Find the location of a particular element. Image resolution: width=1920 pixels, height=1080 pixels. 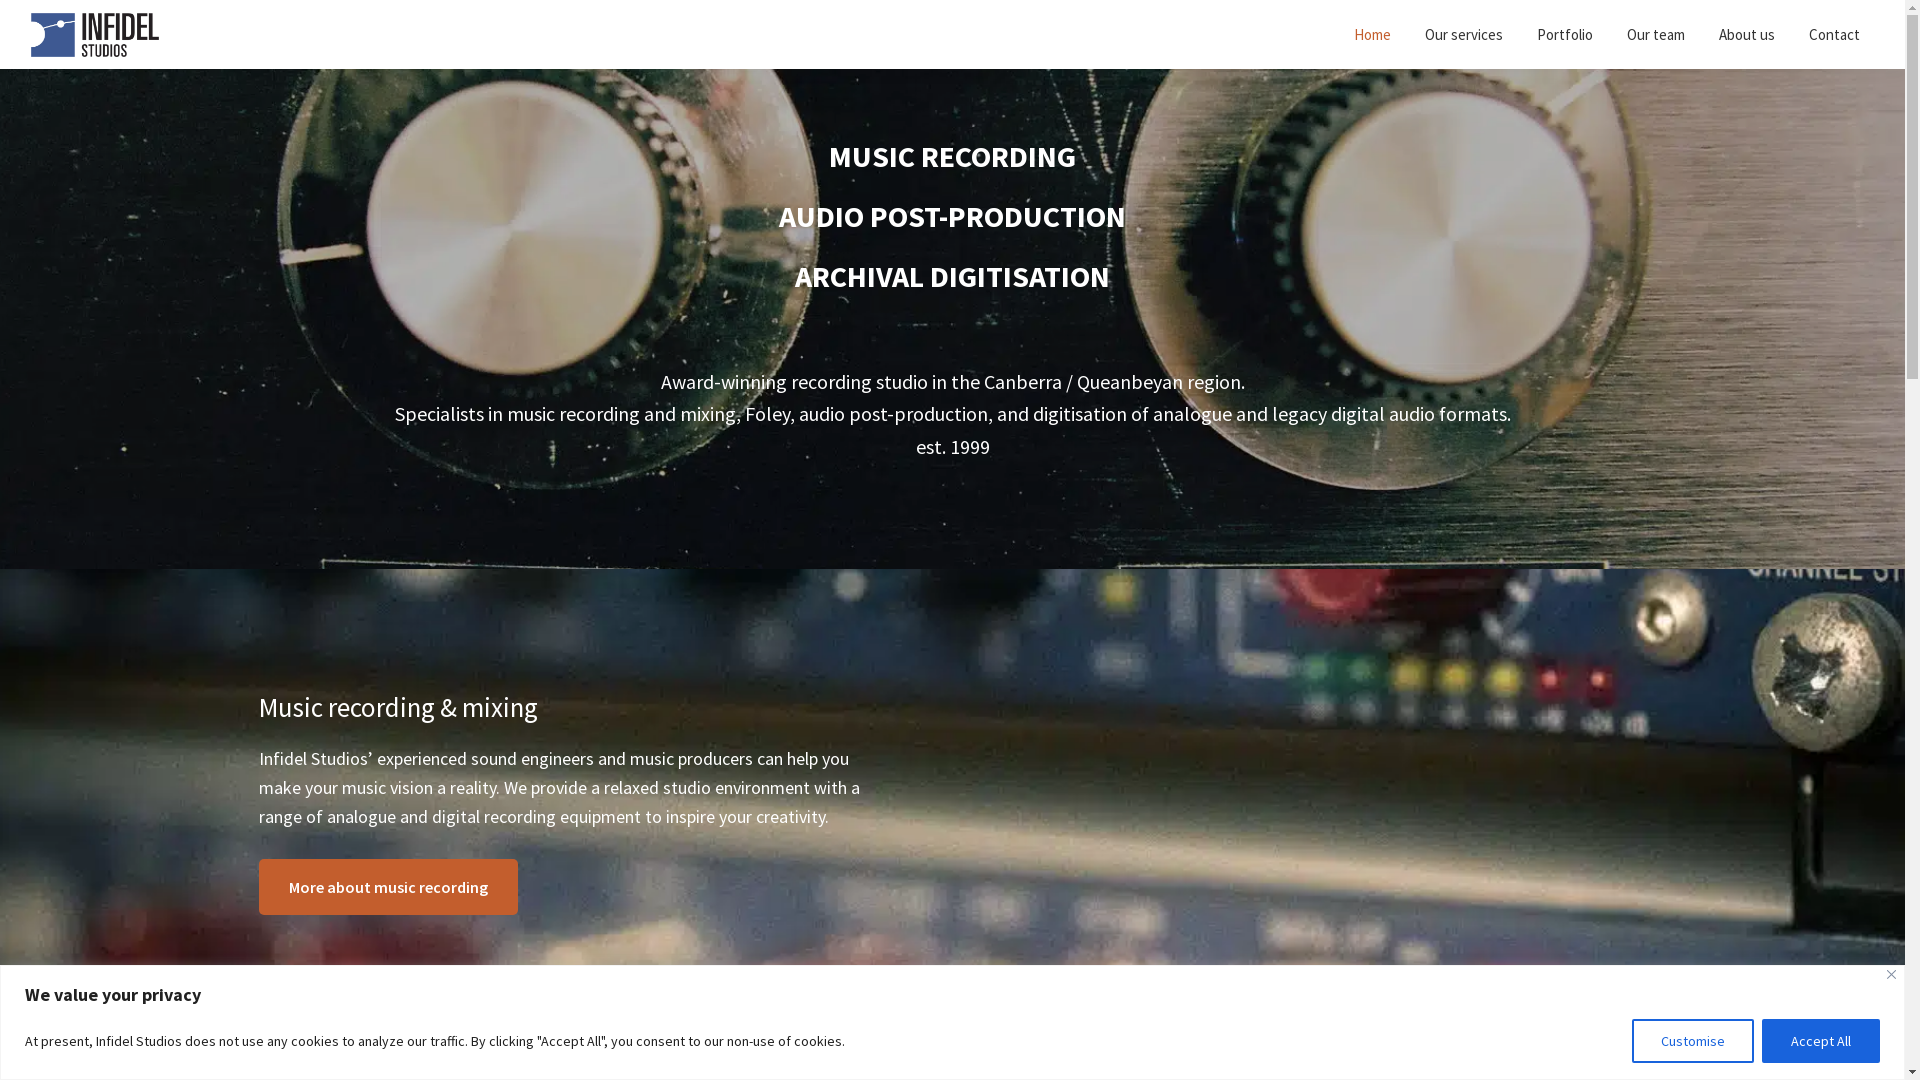

'Accept All' is located at coordinates (1820, 1039).